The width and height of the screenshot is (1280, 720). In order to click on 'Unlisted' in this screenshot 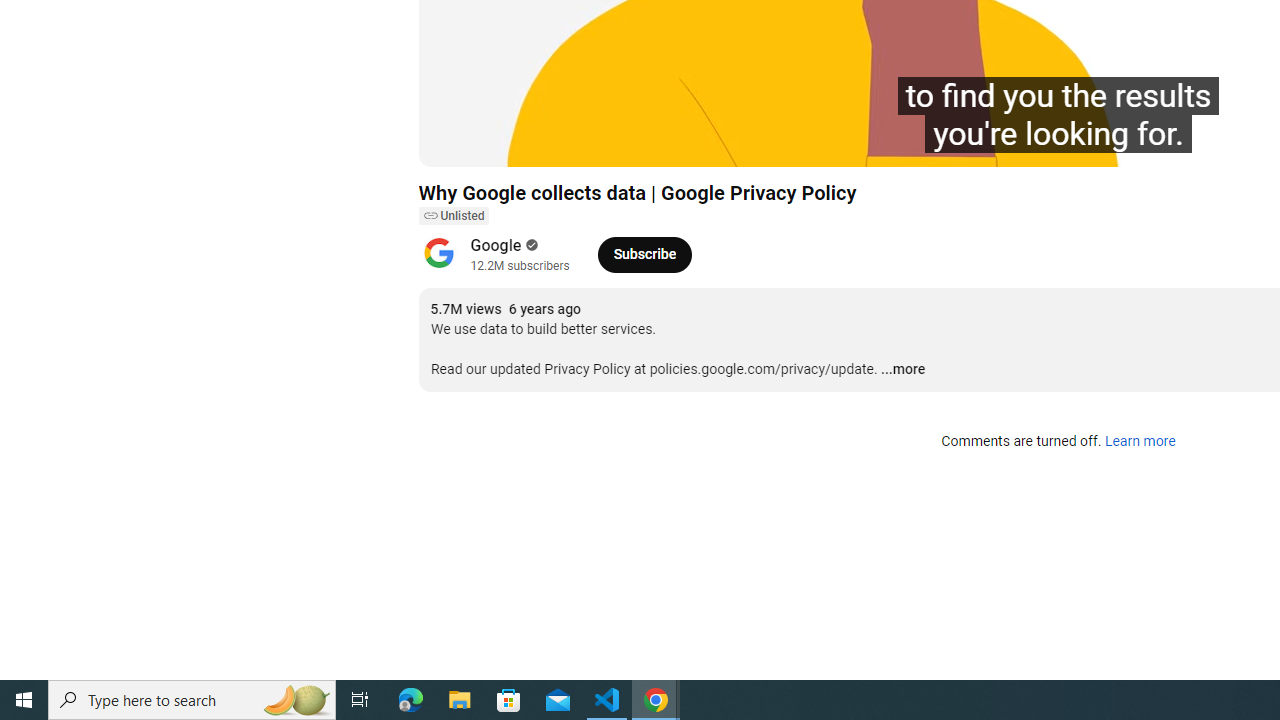, I will do `click(452, 216)`.